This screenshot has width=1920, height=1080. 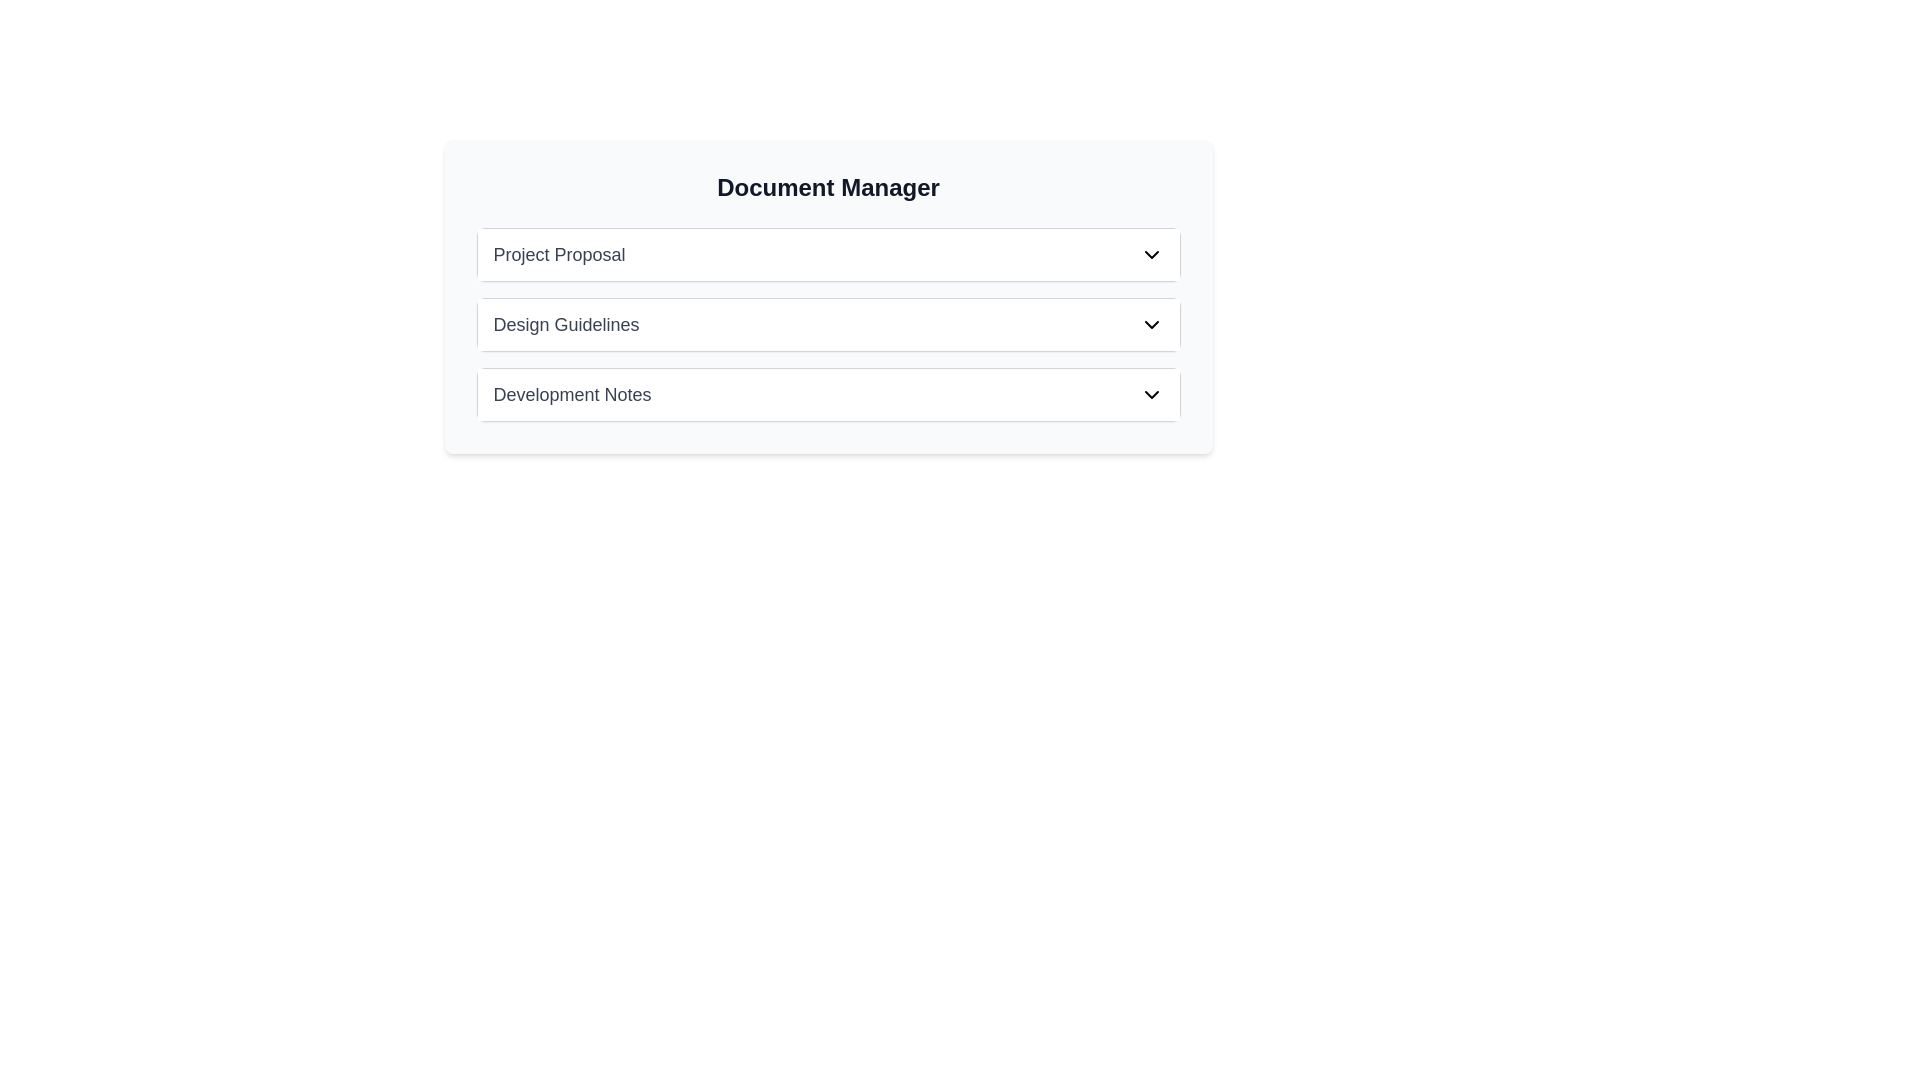 I want to click on the second entry of the dropdown trigger row under 'Document Manager' to expand or hide additional content related to 'Design Guidelines.', so click(x=828, y=323).